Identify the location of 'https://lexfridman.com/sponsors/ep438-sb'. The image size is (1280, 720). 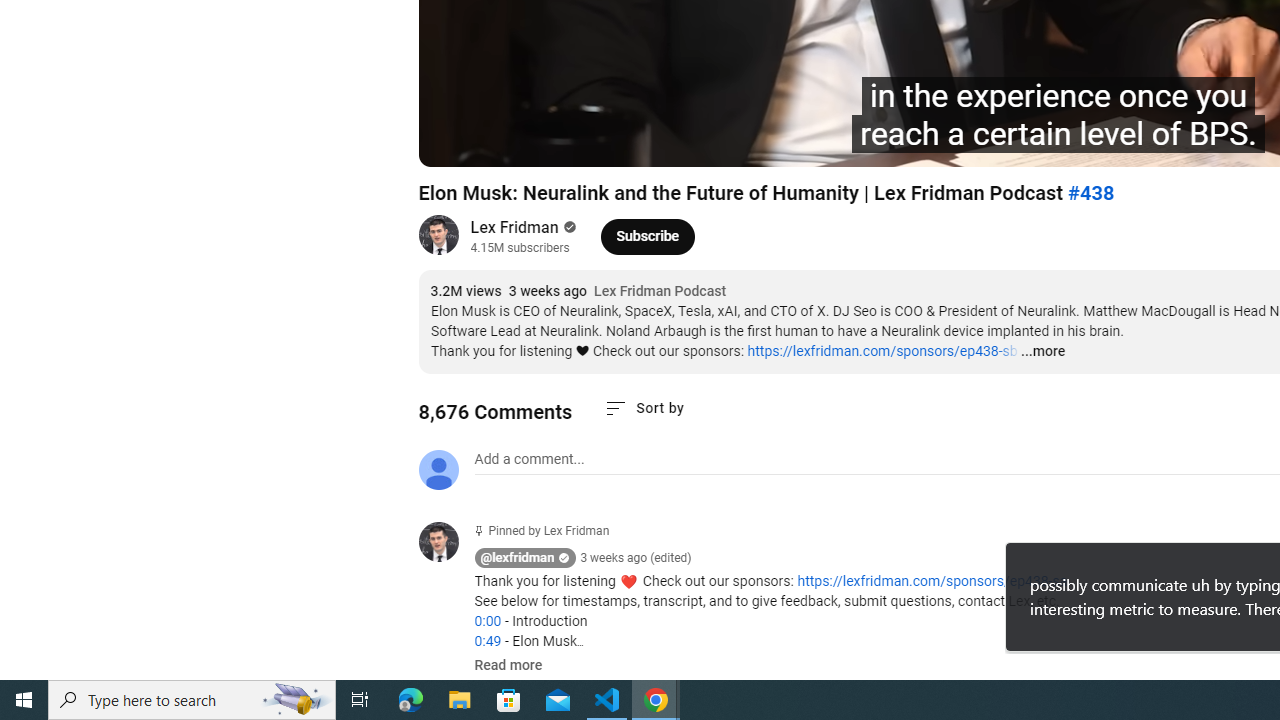
(881, 350).